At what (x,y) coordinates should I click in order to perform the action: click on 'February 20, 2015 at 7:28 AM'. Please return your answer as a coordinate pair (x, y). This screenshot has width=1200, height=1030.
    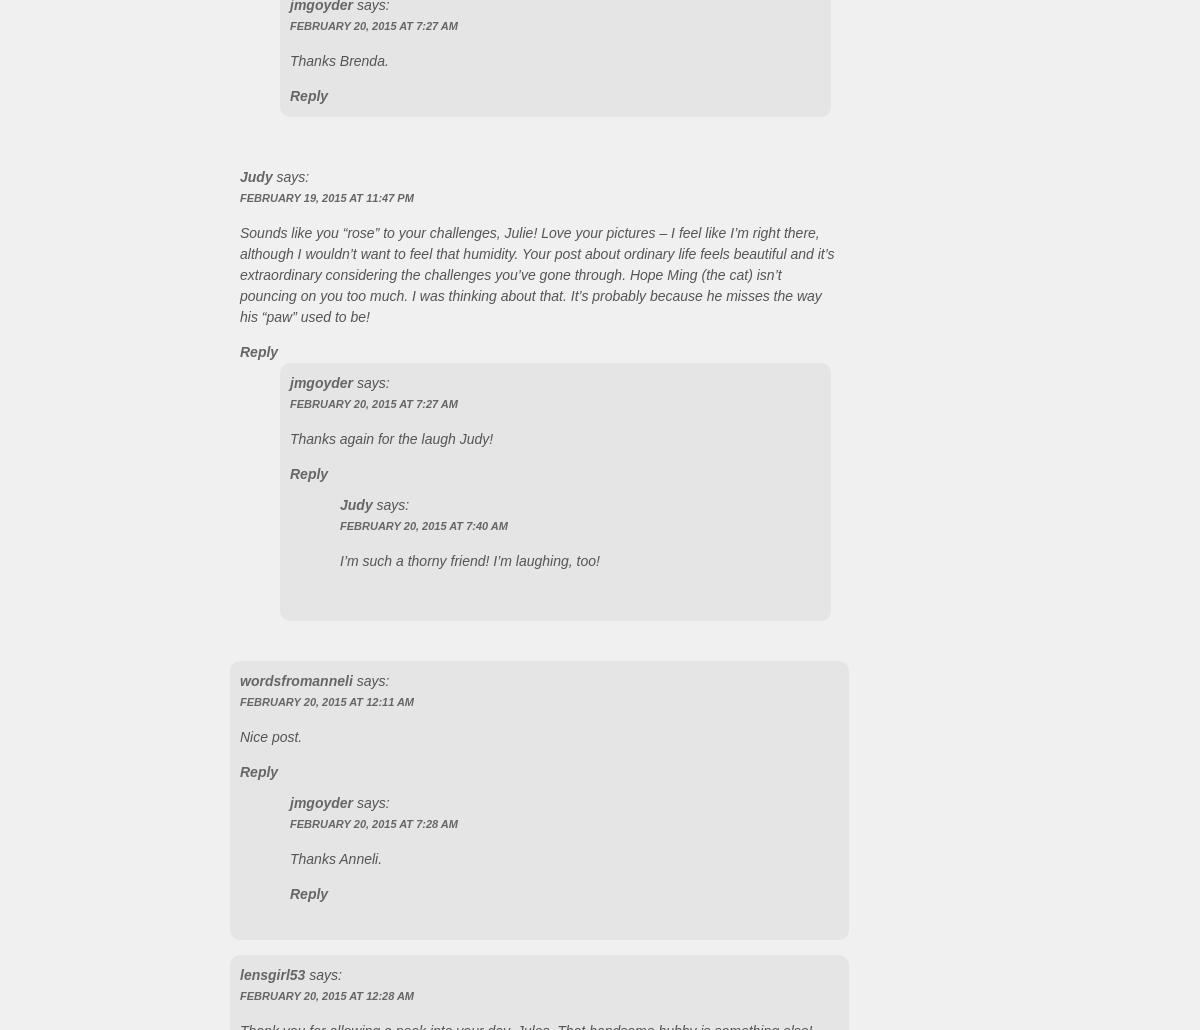
    Looking at the image, I should click on (289, 821).